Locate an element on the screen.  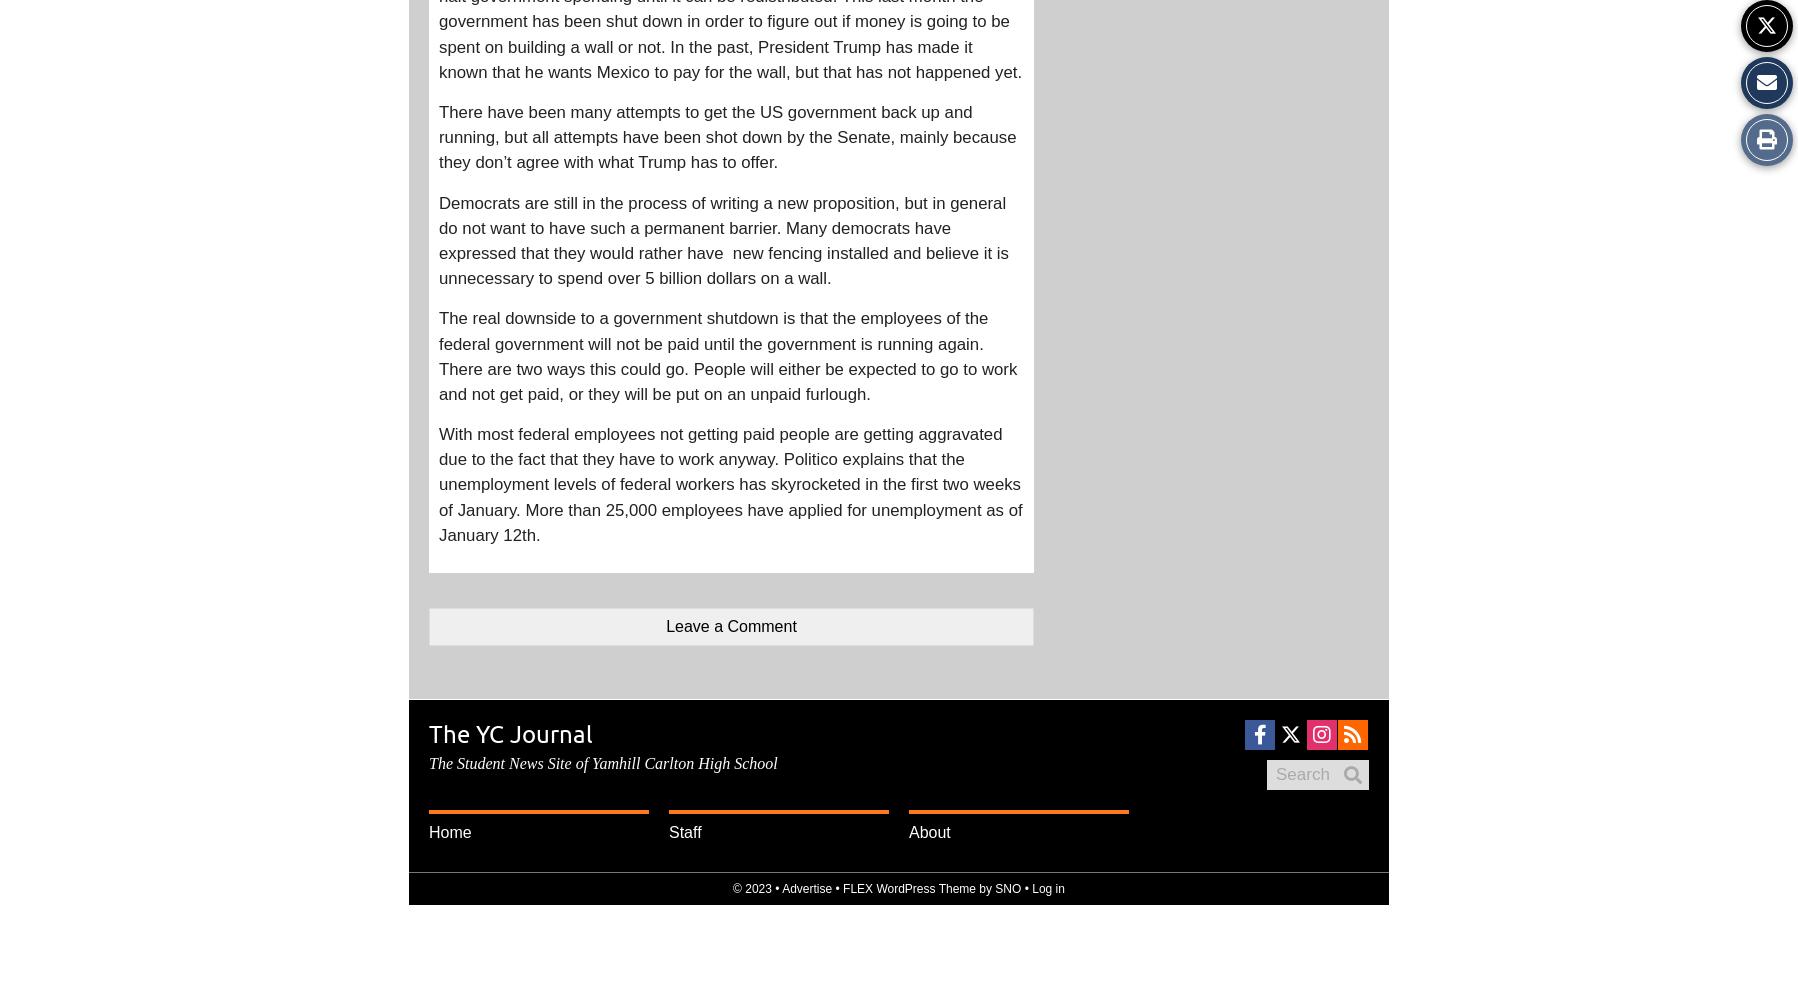
'© 2023  •' is located at coordinates (732, 889).